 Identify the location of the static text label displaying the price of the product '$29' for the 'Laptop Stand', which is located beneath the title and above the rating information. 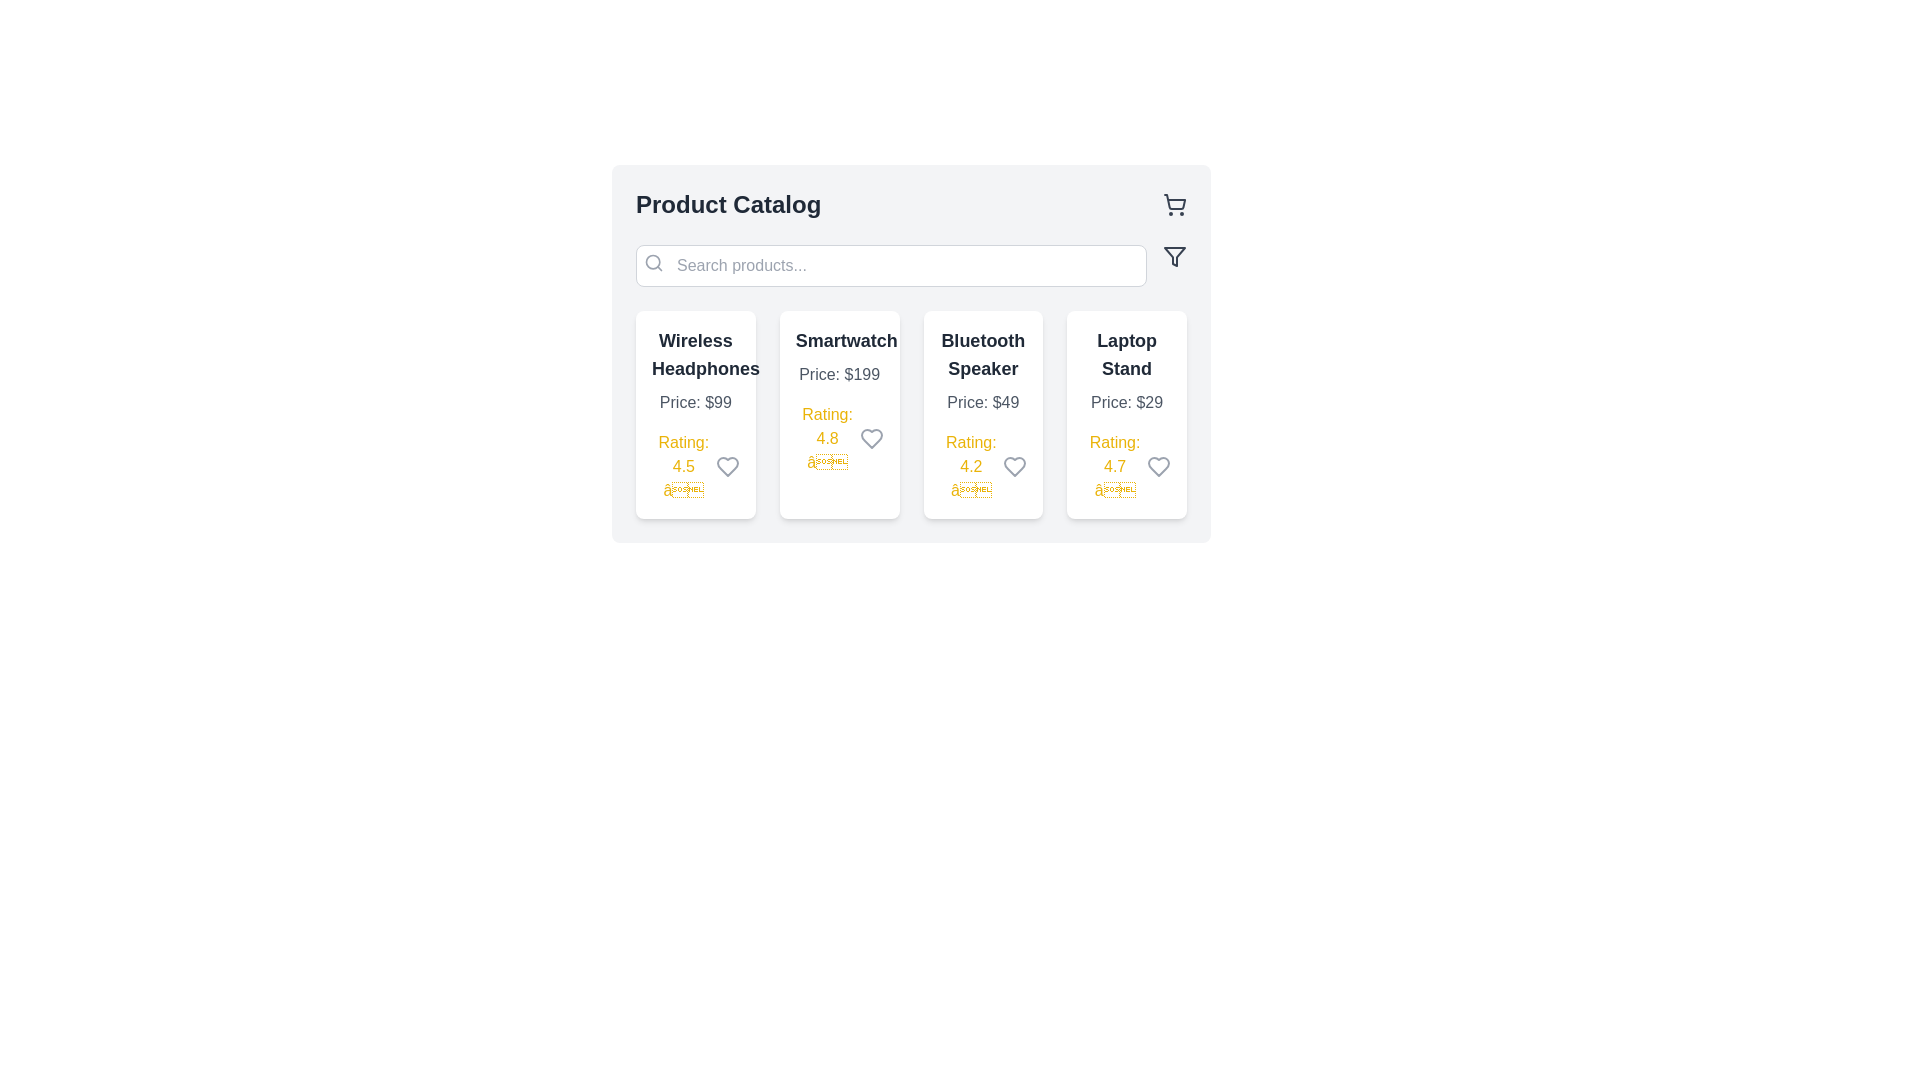
(1127, 402).